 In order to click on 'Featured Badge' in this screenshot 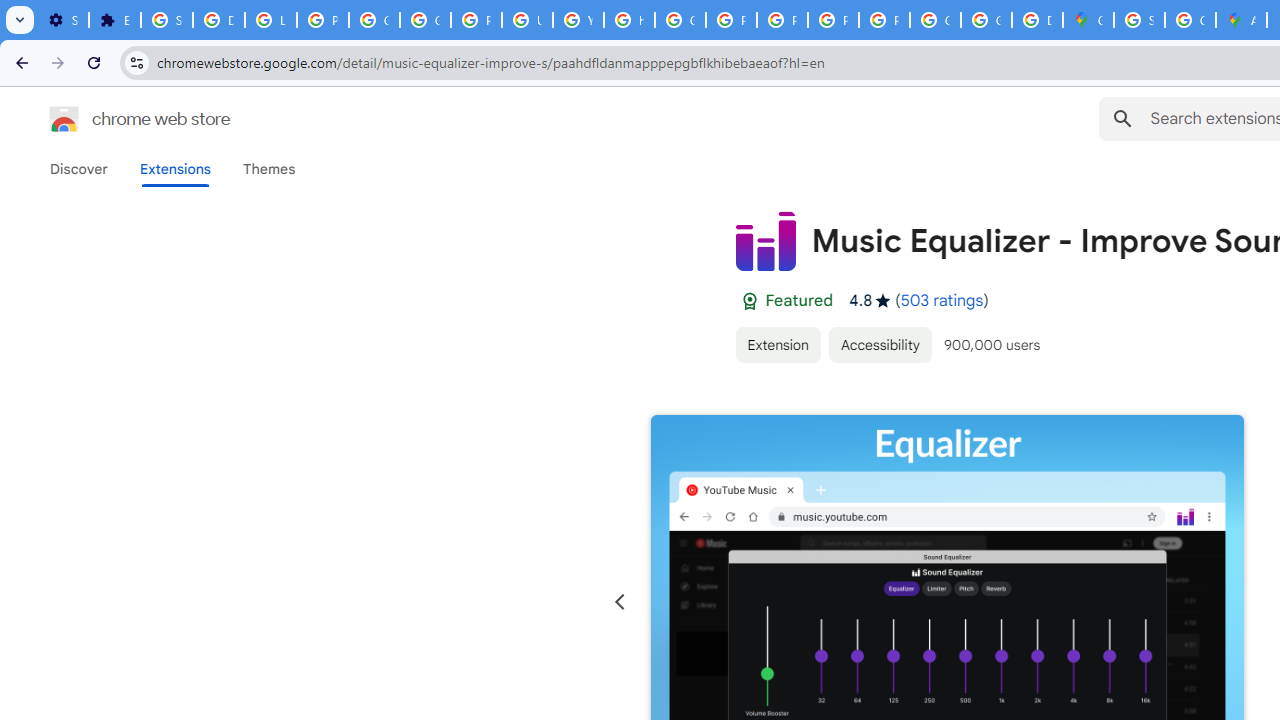, I will do `click(748, 301)`.